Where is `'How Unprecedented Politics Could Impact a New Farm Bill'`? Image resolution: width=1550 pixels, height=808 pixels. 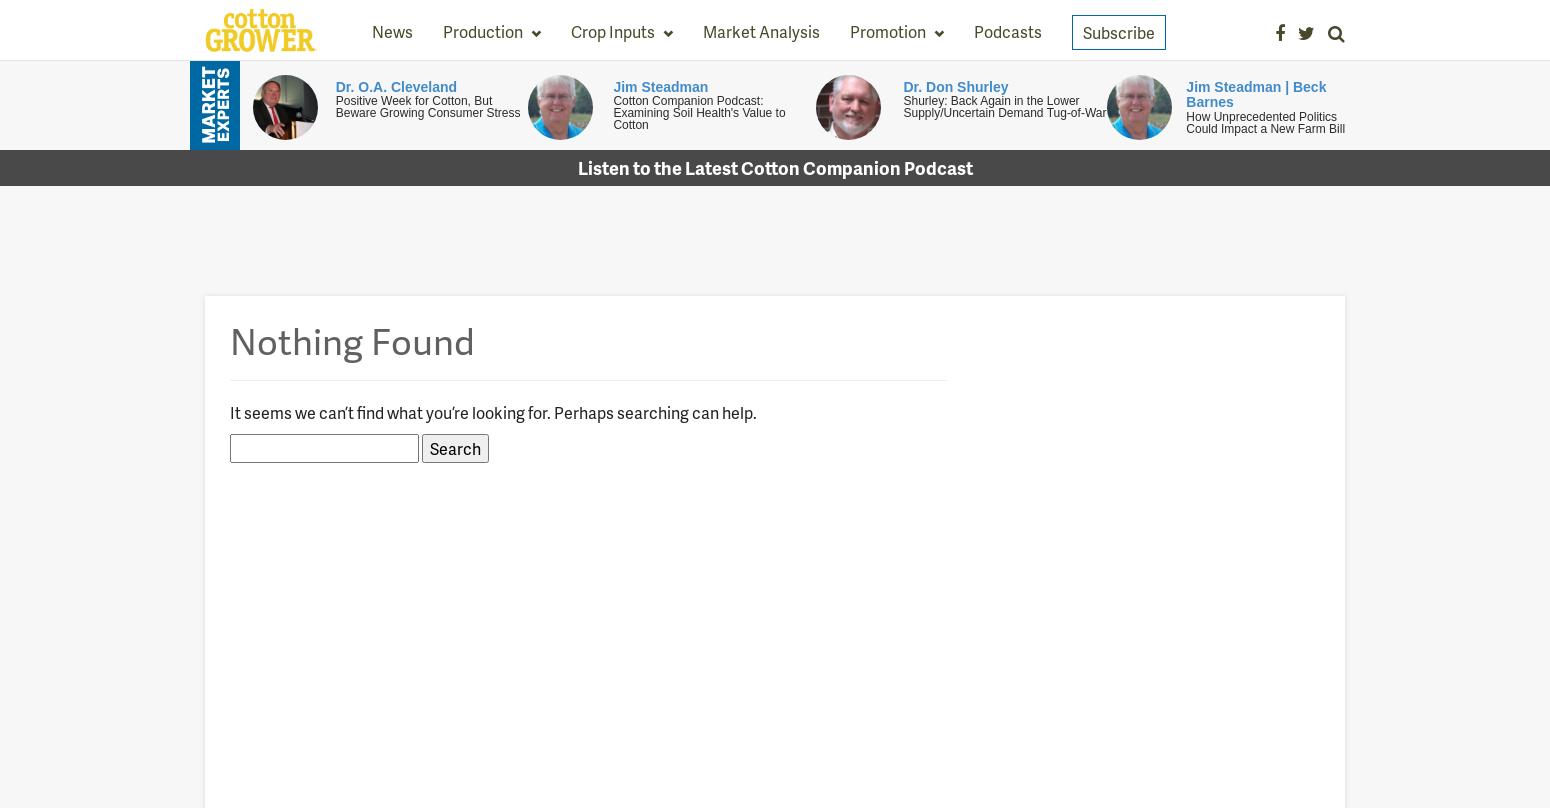 'How Unprecedented Politics Could Impact a New Farm Bill' is located at coordinates (1264, 121).